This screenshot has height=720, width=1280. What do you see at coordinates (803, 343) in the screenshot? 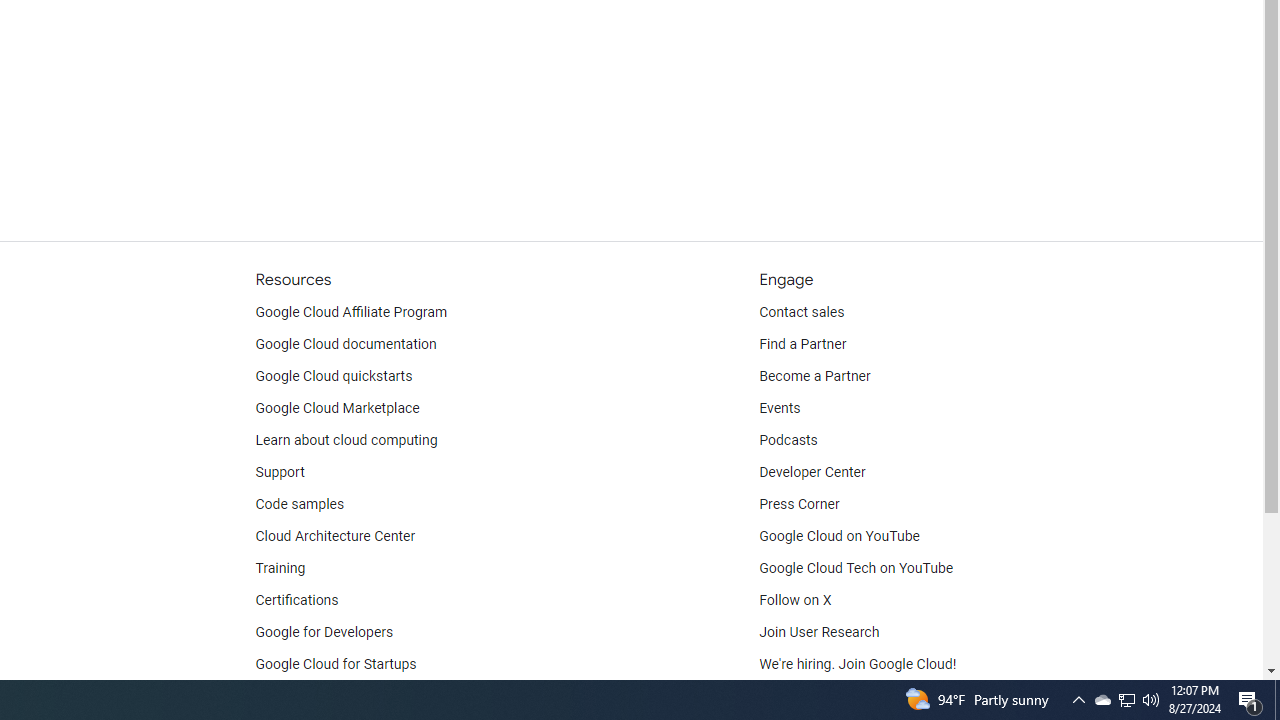
I see `'Find a Partner'` at bounding box center [803, 343].